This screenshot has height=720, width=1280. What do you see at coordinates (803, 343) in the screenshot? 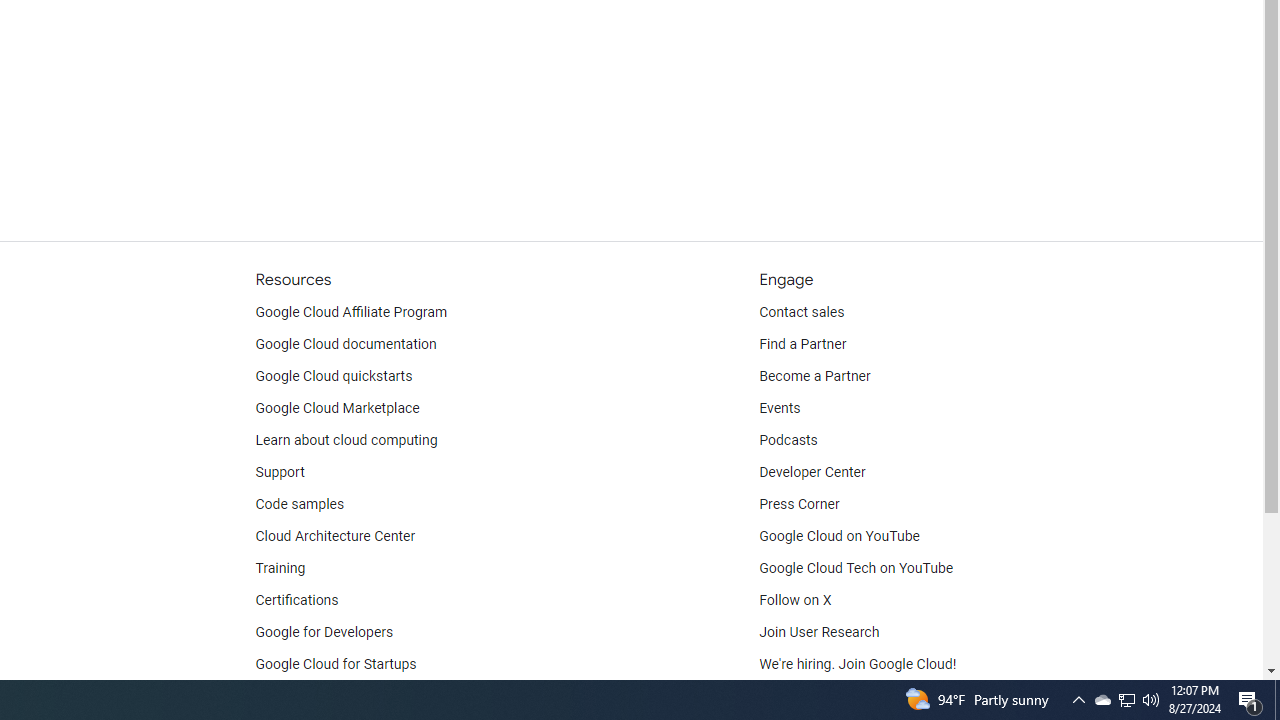
I see `'Find a Partner'` at bounding box center [803, 343].